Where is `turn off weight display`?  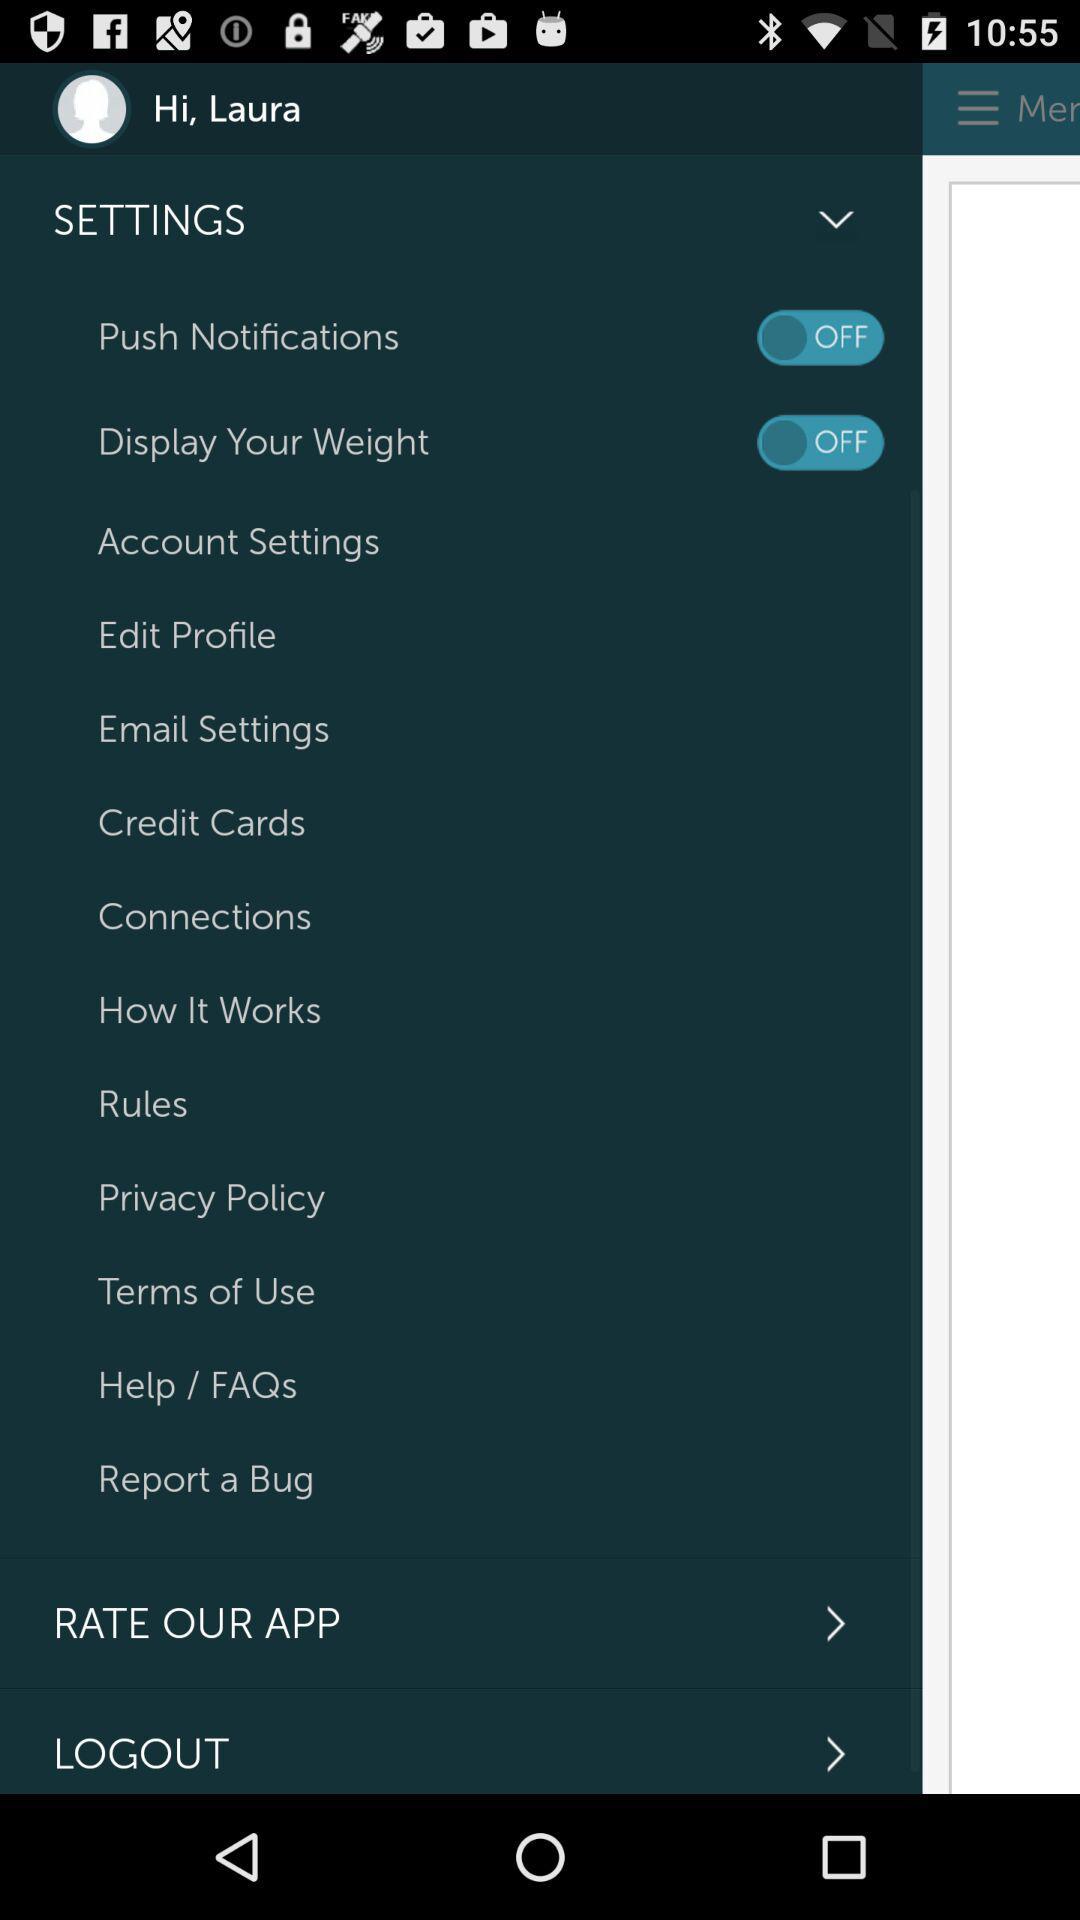 turn off weight display is located at coordinates (820, 441).